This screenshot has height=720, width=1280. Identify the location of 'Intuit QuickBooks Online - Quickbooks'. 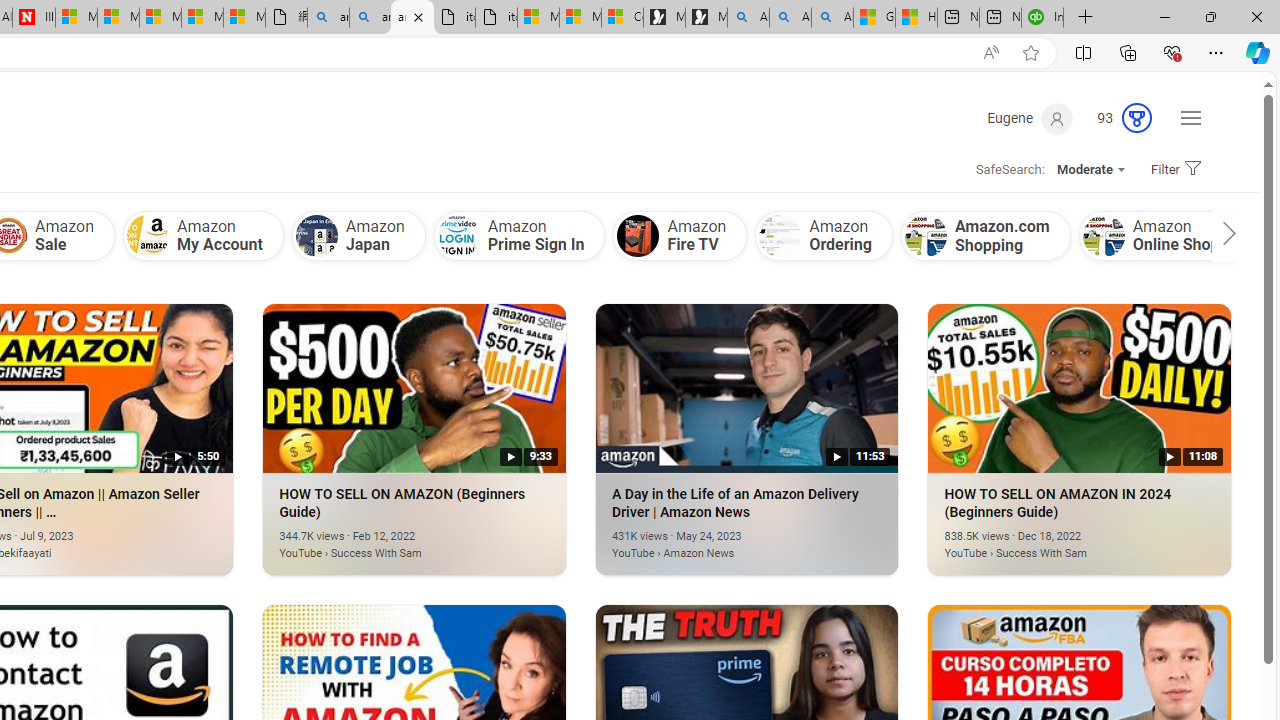
(1041, 17).